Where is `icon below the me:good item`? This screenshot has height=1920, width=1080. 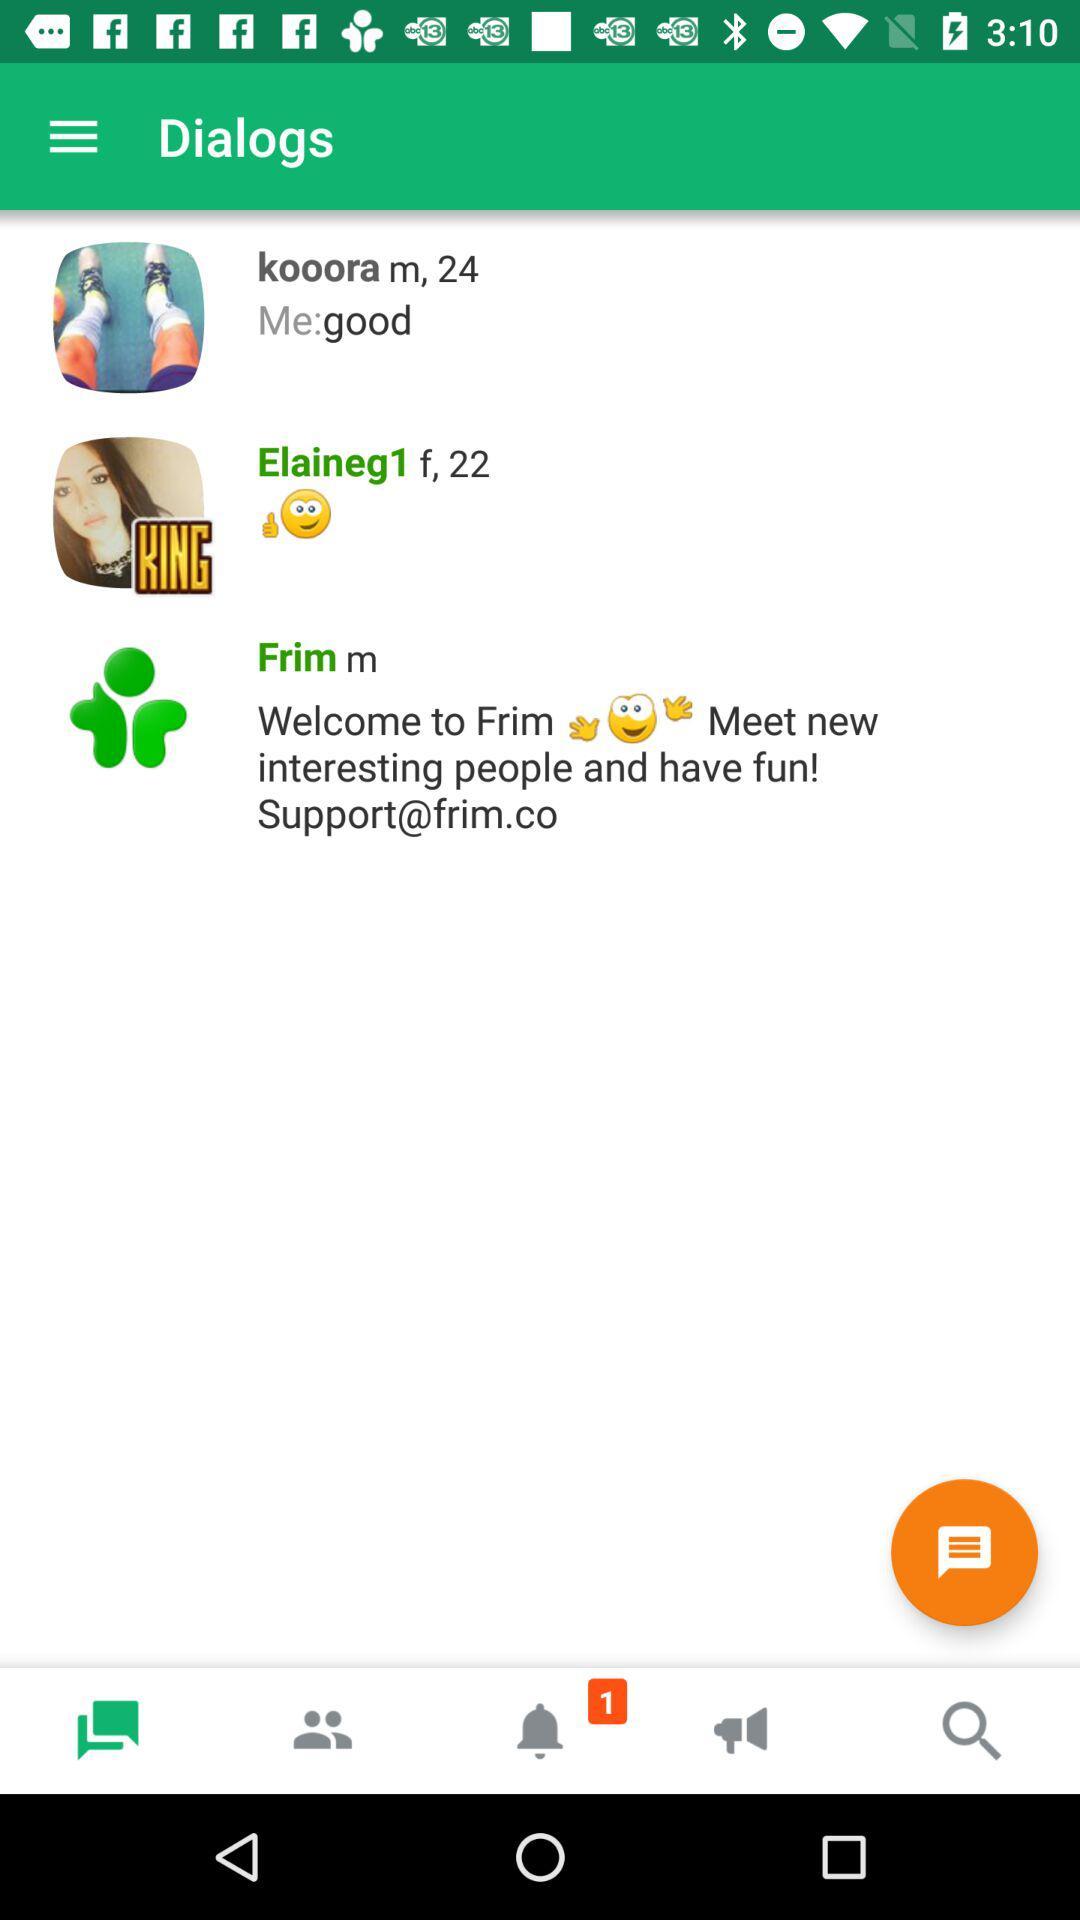
icon below the me:good item is located at coordinates (454, 461).